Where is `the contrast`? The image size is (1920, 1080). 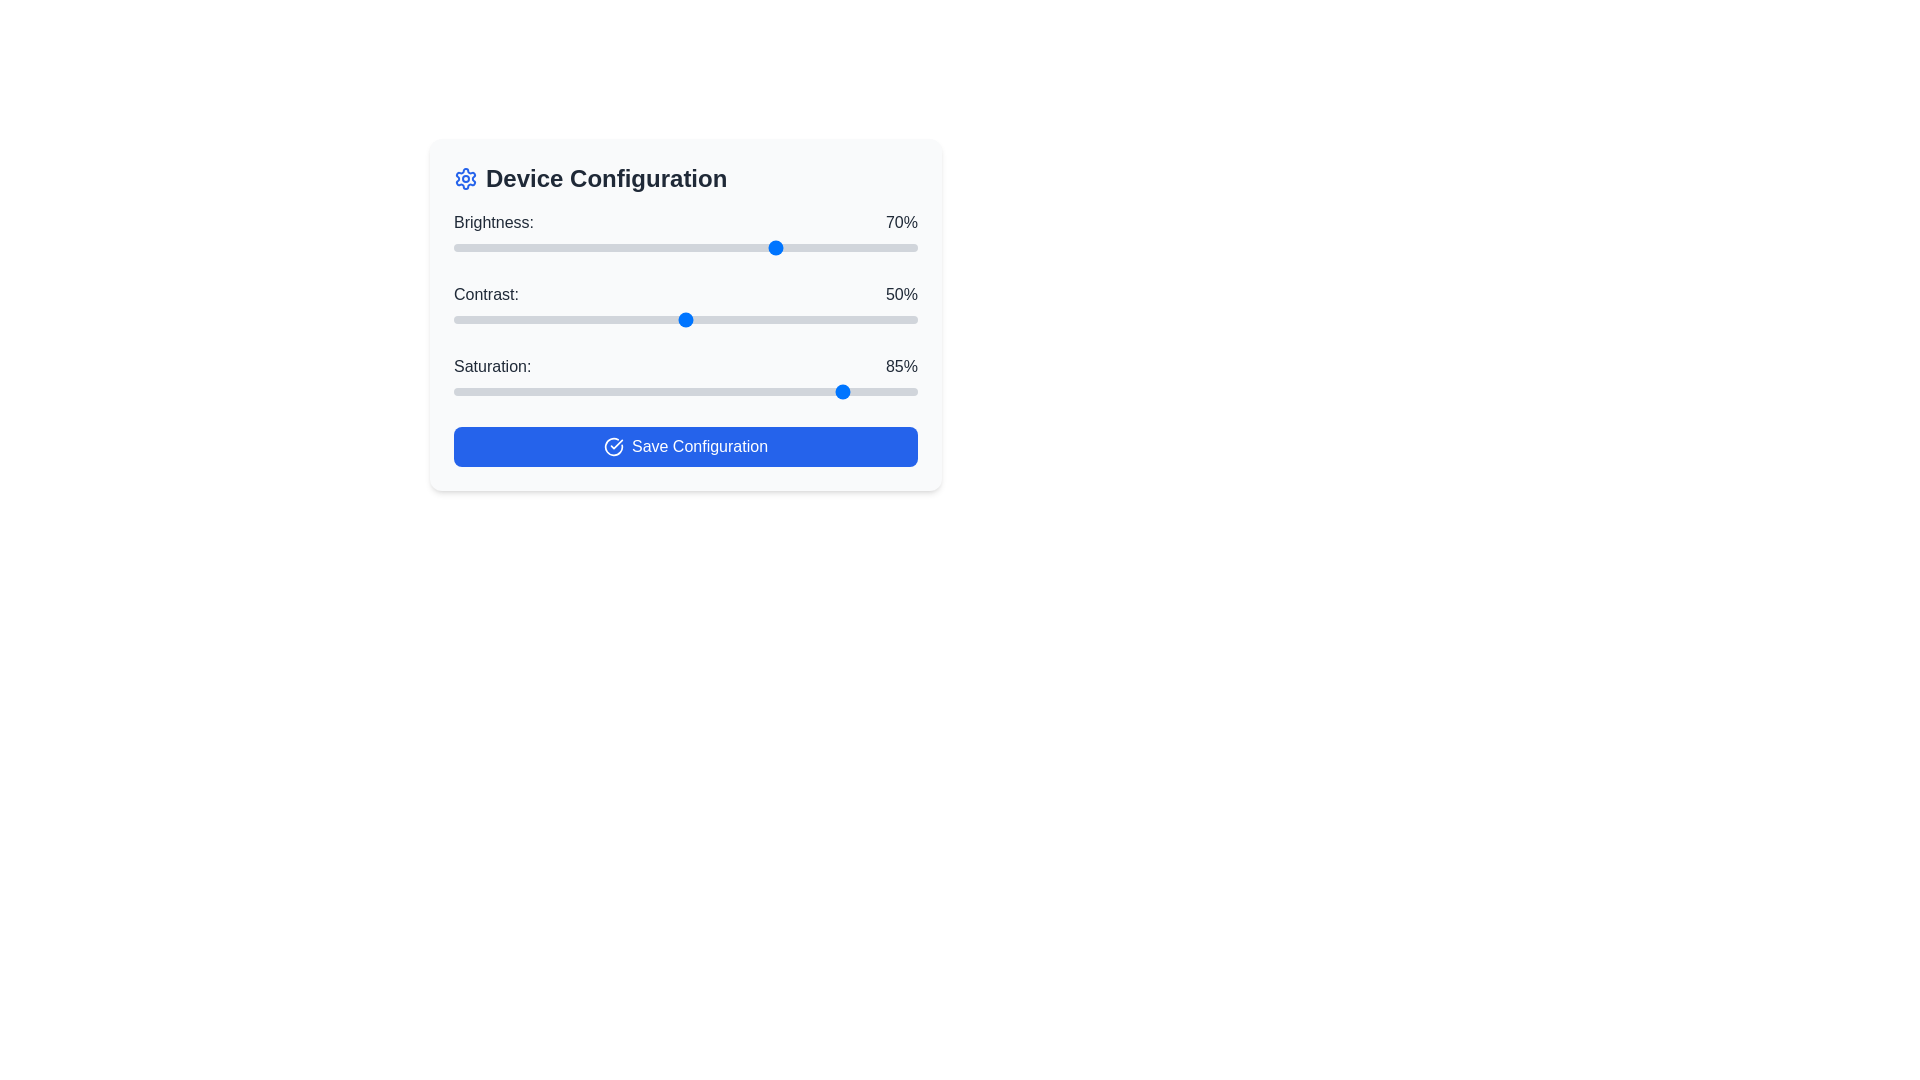
the contrast is located at coordinates (528, 319).